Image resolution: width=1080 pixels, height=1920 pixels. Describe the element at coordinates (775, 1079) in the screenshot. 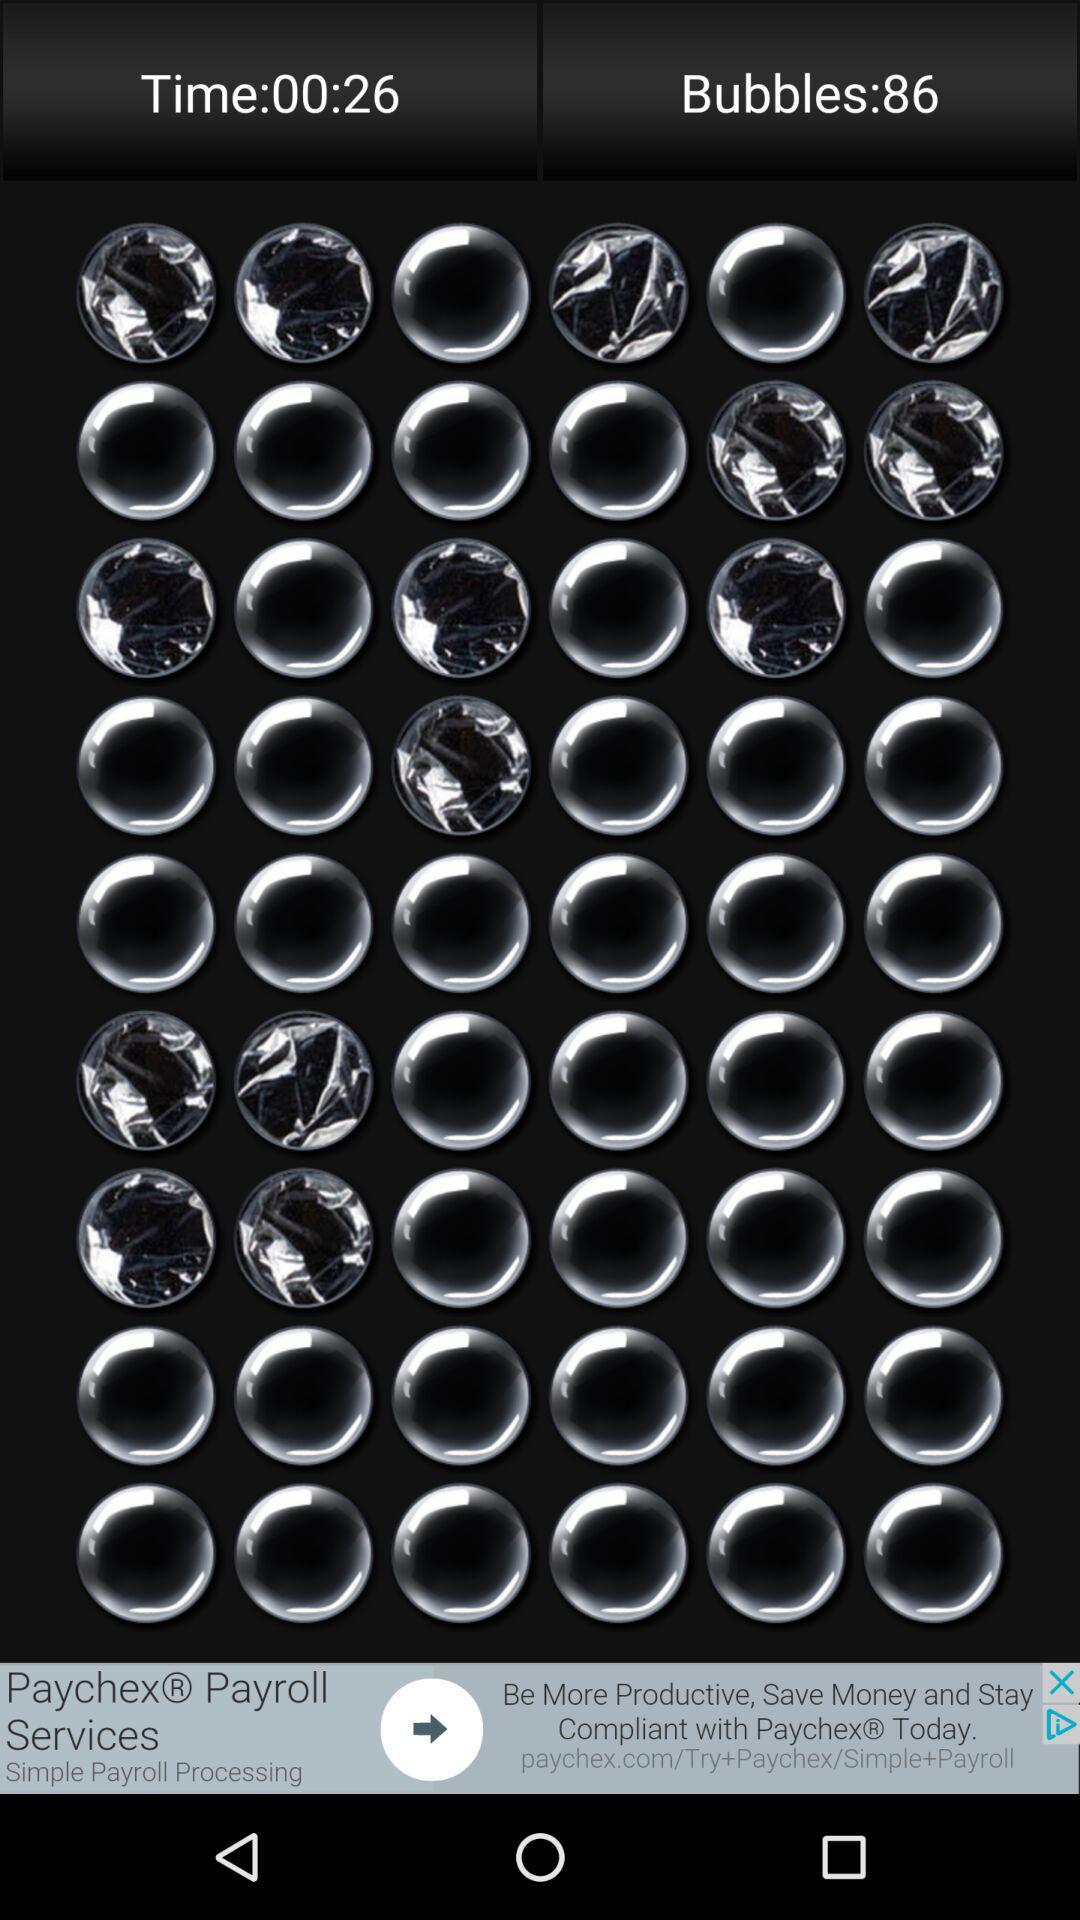

I see `game piece` at that location.